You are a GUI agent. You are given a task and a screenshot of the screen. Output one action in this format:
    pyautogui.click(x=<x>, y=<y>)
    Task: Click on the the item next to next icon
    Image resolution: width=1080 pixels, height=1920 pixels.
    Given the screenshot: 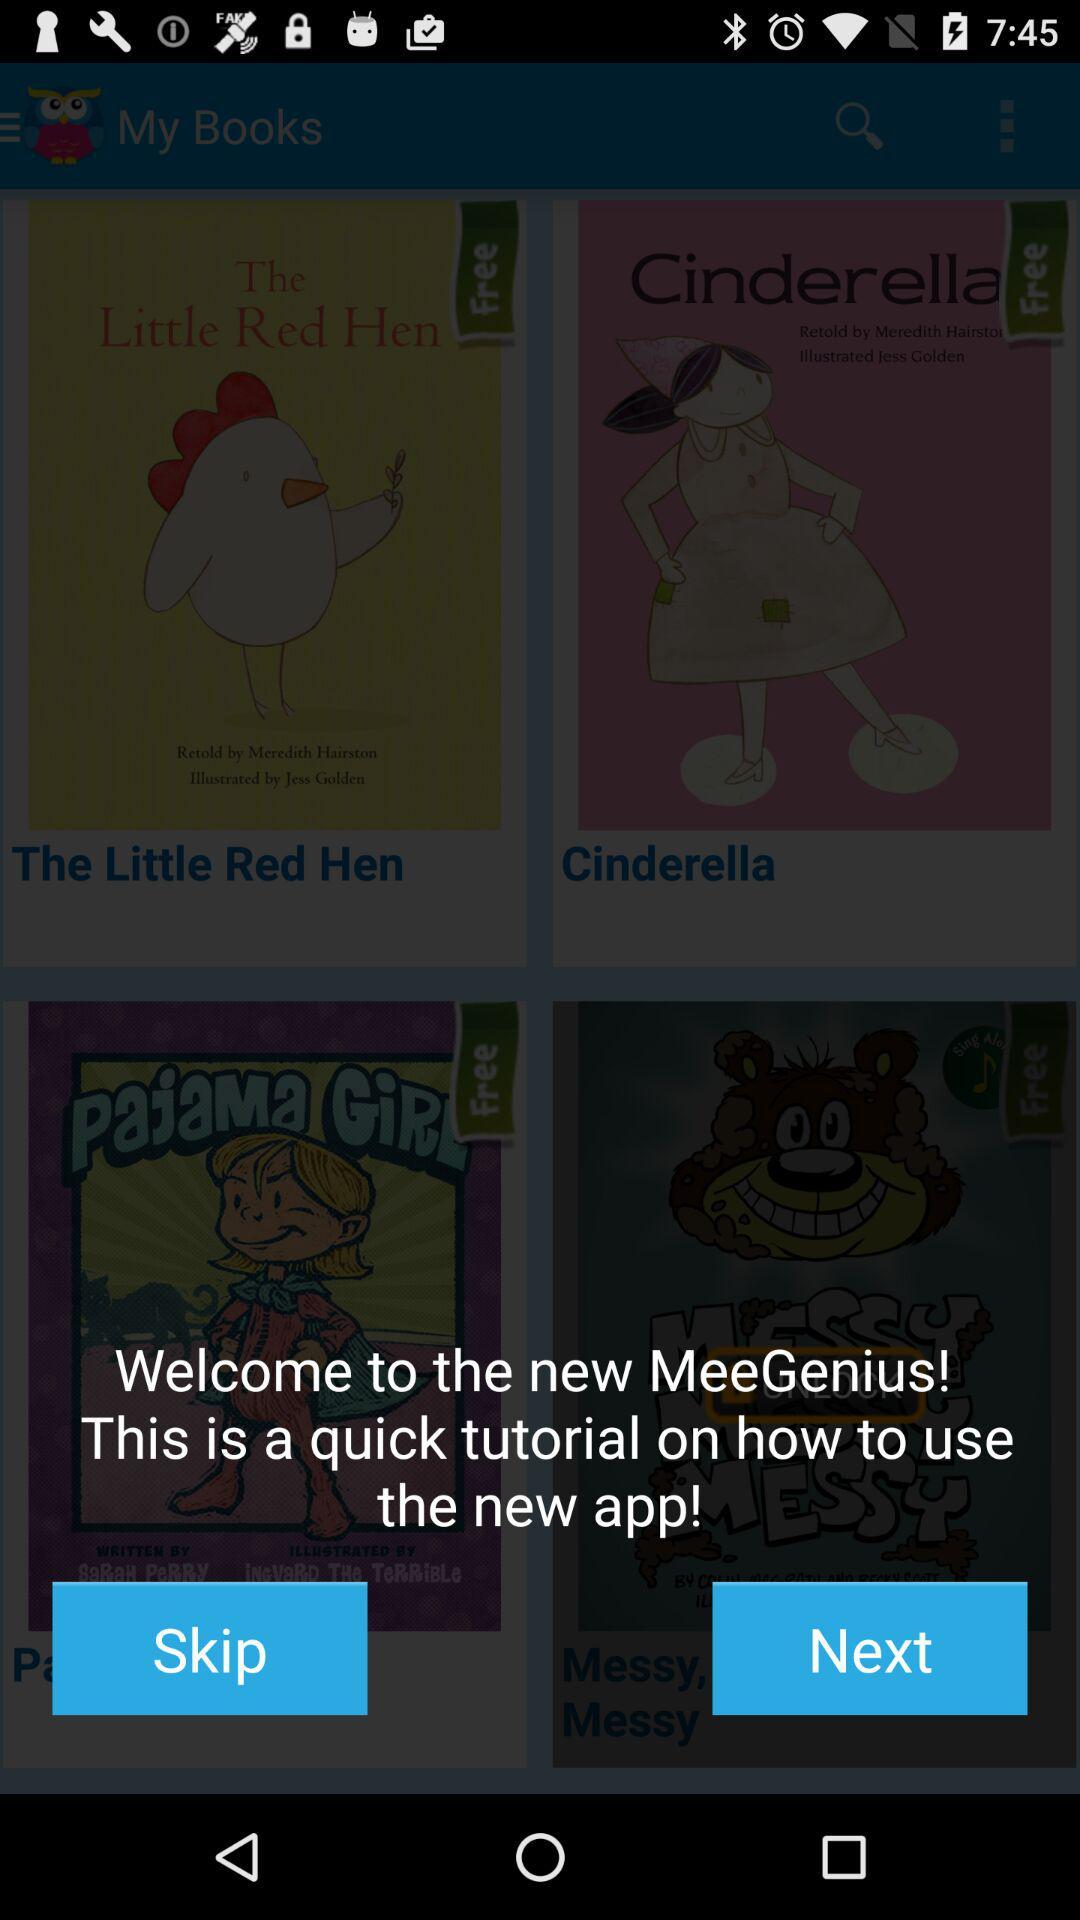 What is the action you would take?
    pyautogui.click(x=209, y=1648)
    